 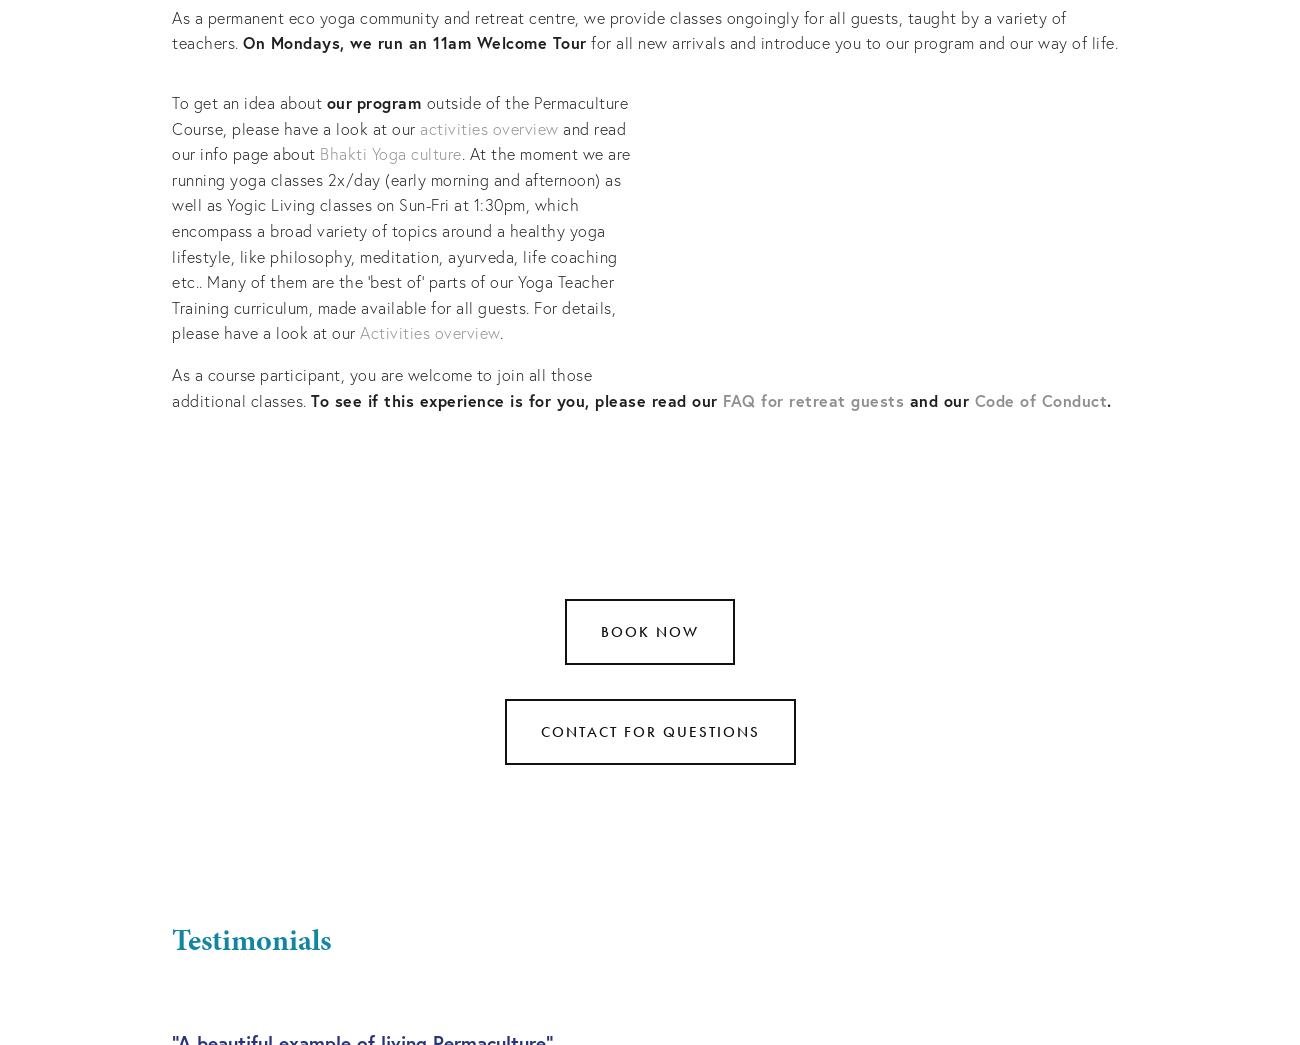 What do you see at coordinates (403, 241) in the screenshot?
I see `'. At the moment we are running yoga classes 2x/day (early morning and afternoon) as well as Yogic Living classes on Sun-Fri at 1:30pm, which encompass a broad variety of topics around a healthy yoga lifestyle, like philosophy, meditation, ayurveda, life coaching etc.. Many of them are the 'best of' parts of our Yoga Teacher Training curriculum, made available for all guests. For details, please have a look at our'` at bounding box center [403, 241].